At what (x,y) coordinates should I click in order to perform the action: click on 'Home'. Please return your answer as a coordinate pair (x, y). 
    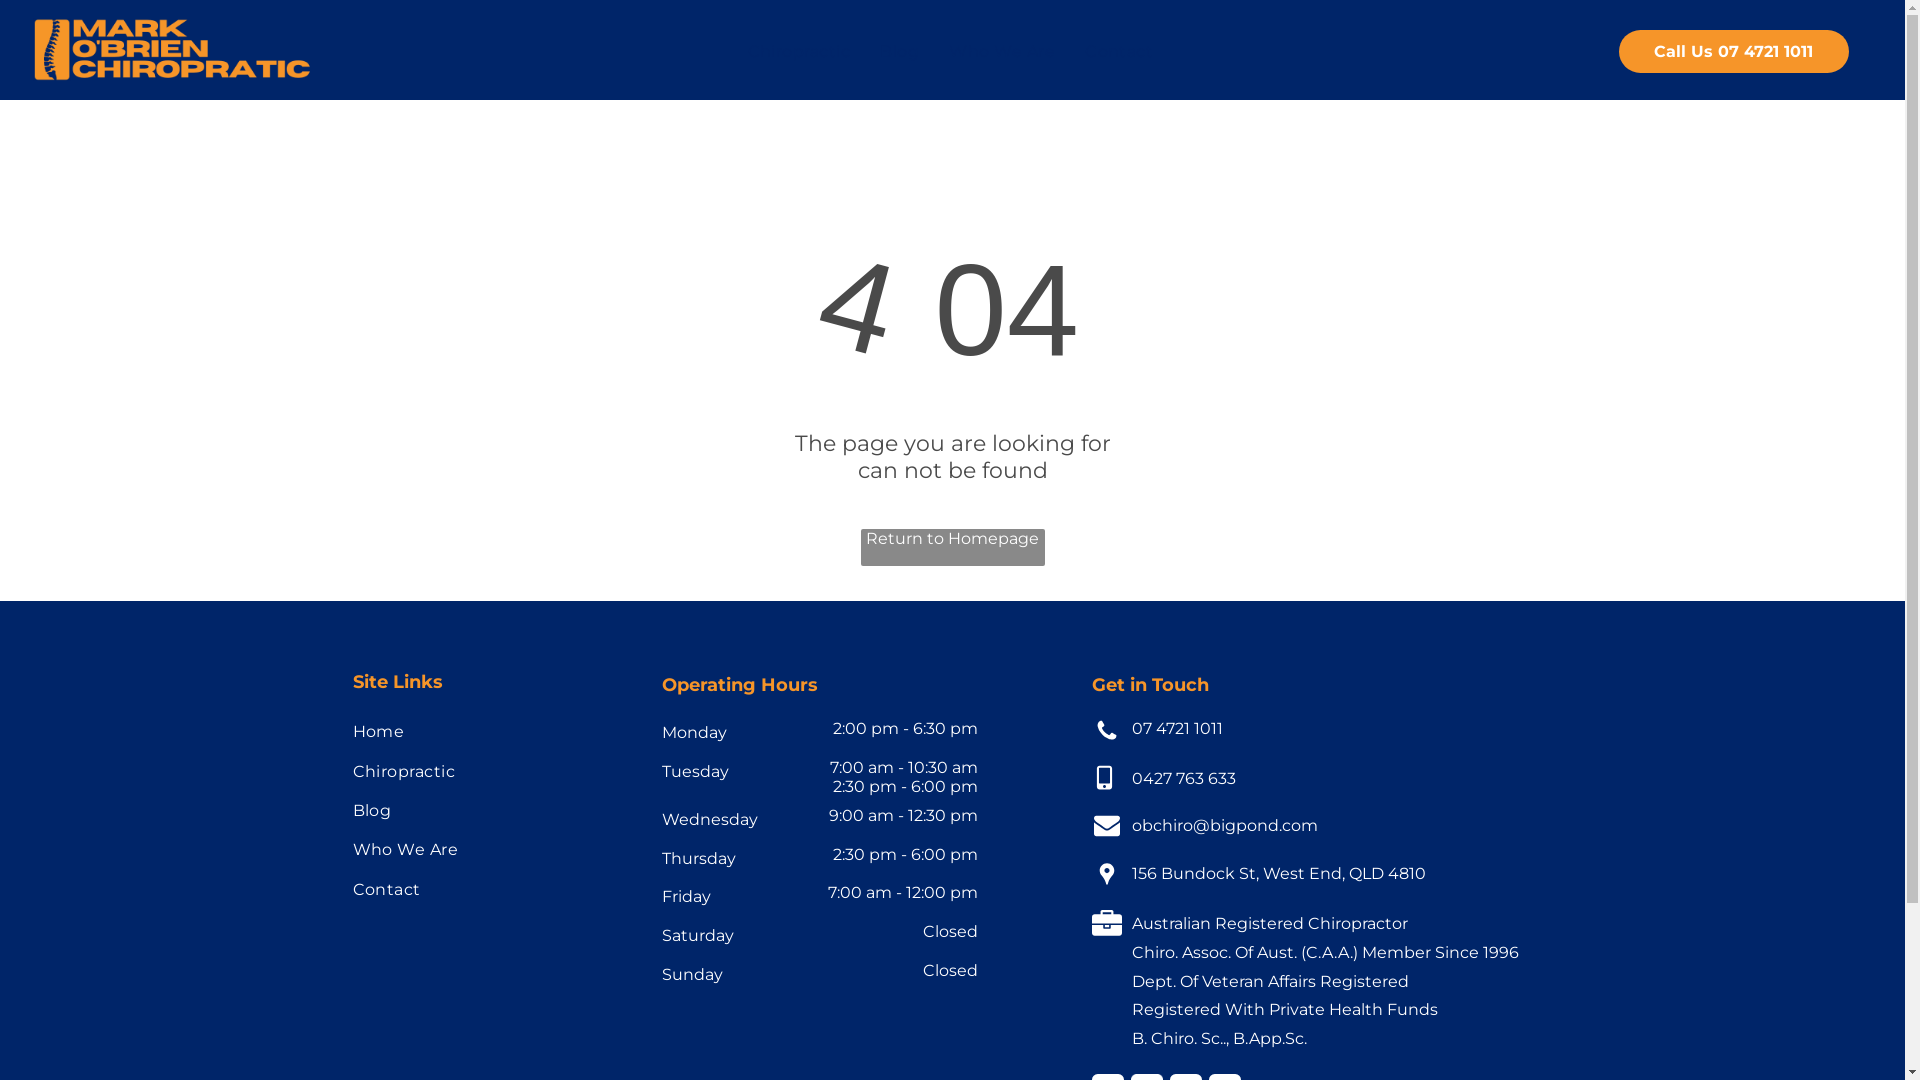
    Looking at the image, I should click on (485, 731).